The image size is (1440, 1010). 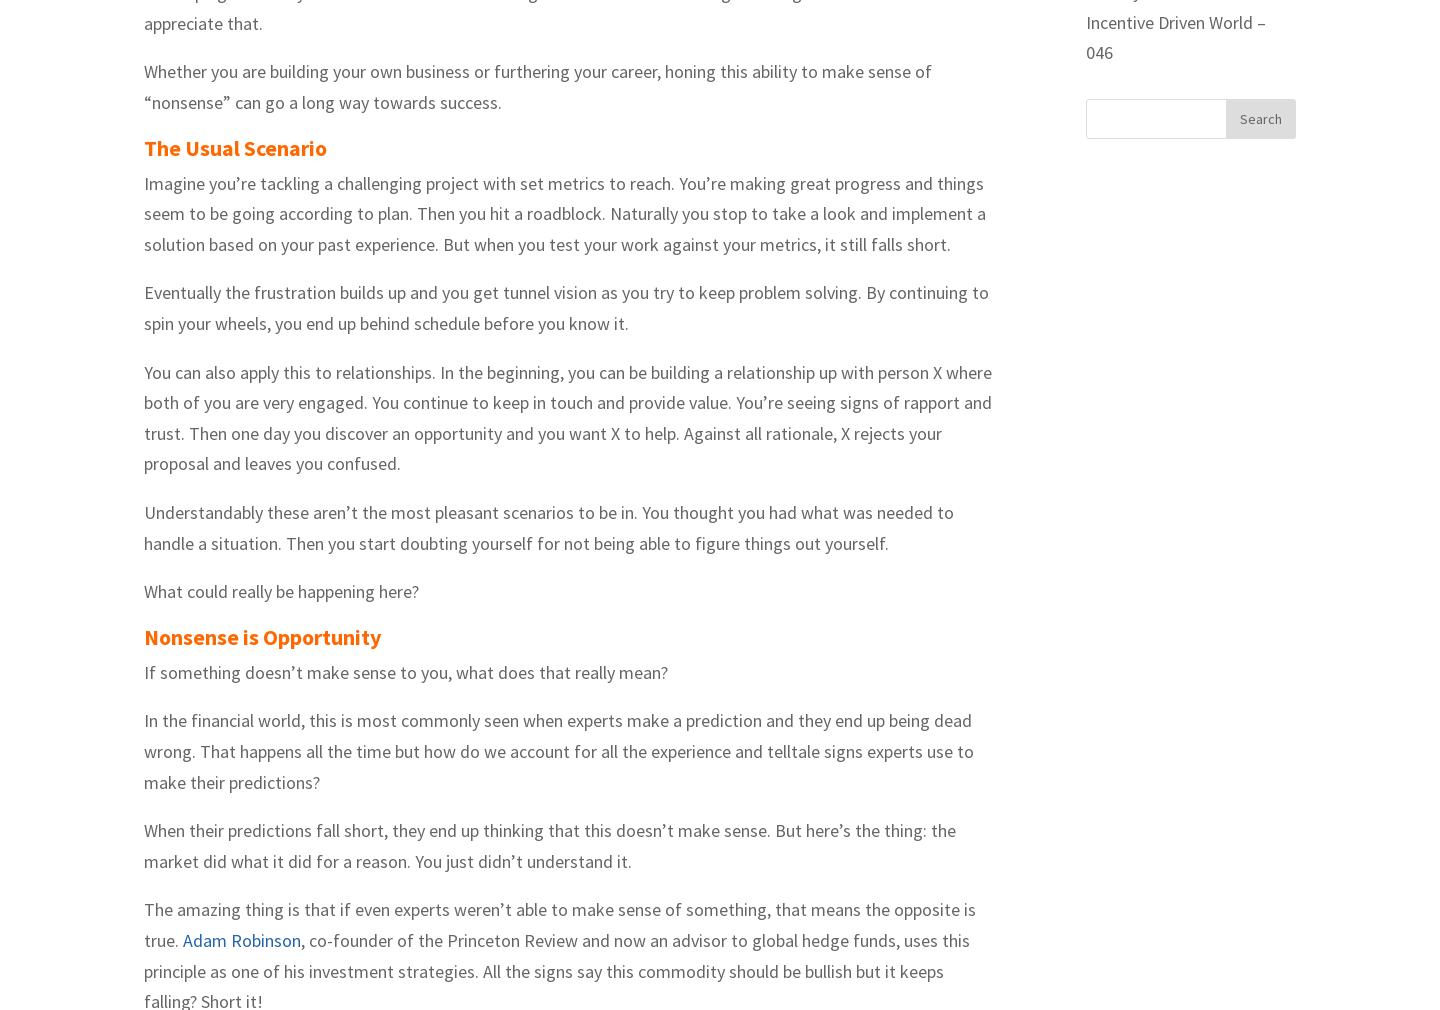 What do you see at coordinates (565, 212) in the screenshot?
I see `'Imagine you’re tackling a challenging project with set metrics to reach. You’re making great progress and things seem to be going according to plan. Then you hit a roadblock. Naturally you stop to take a look and implement a solution based on your past experience. But when you test your work against your metrics, it still falls short.'` at bounding box center [565, 212].